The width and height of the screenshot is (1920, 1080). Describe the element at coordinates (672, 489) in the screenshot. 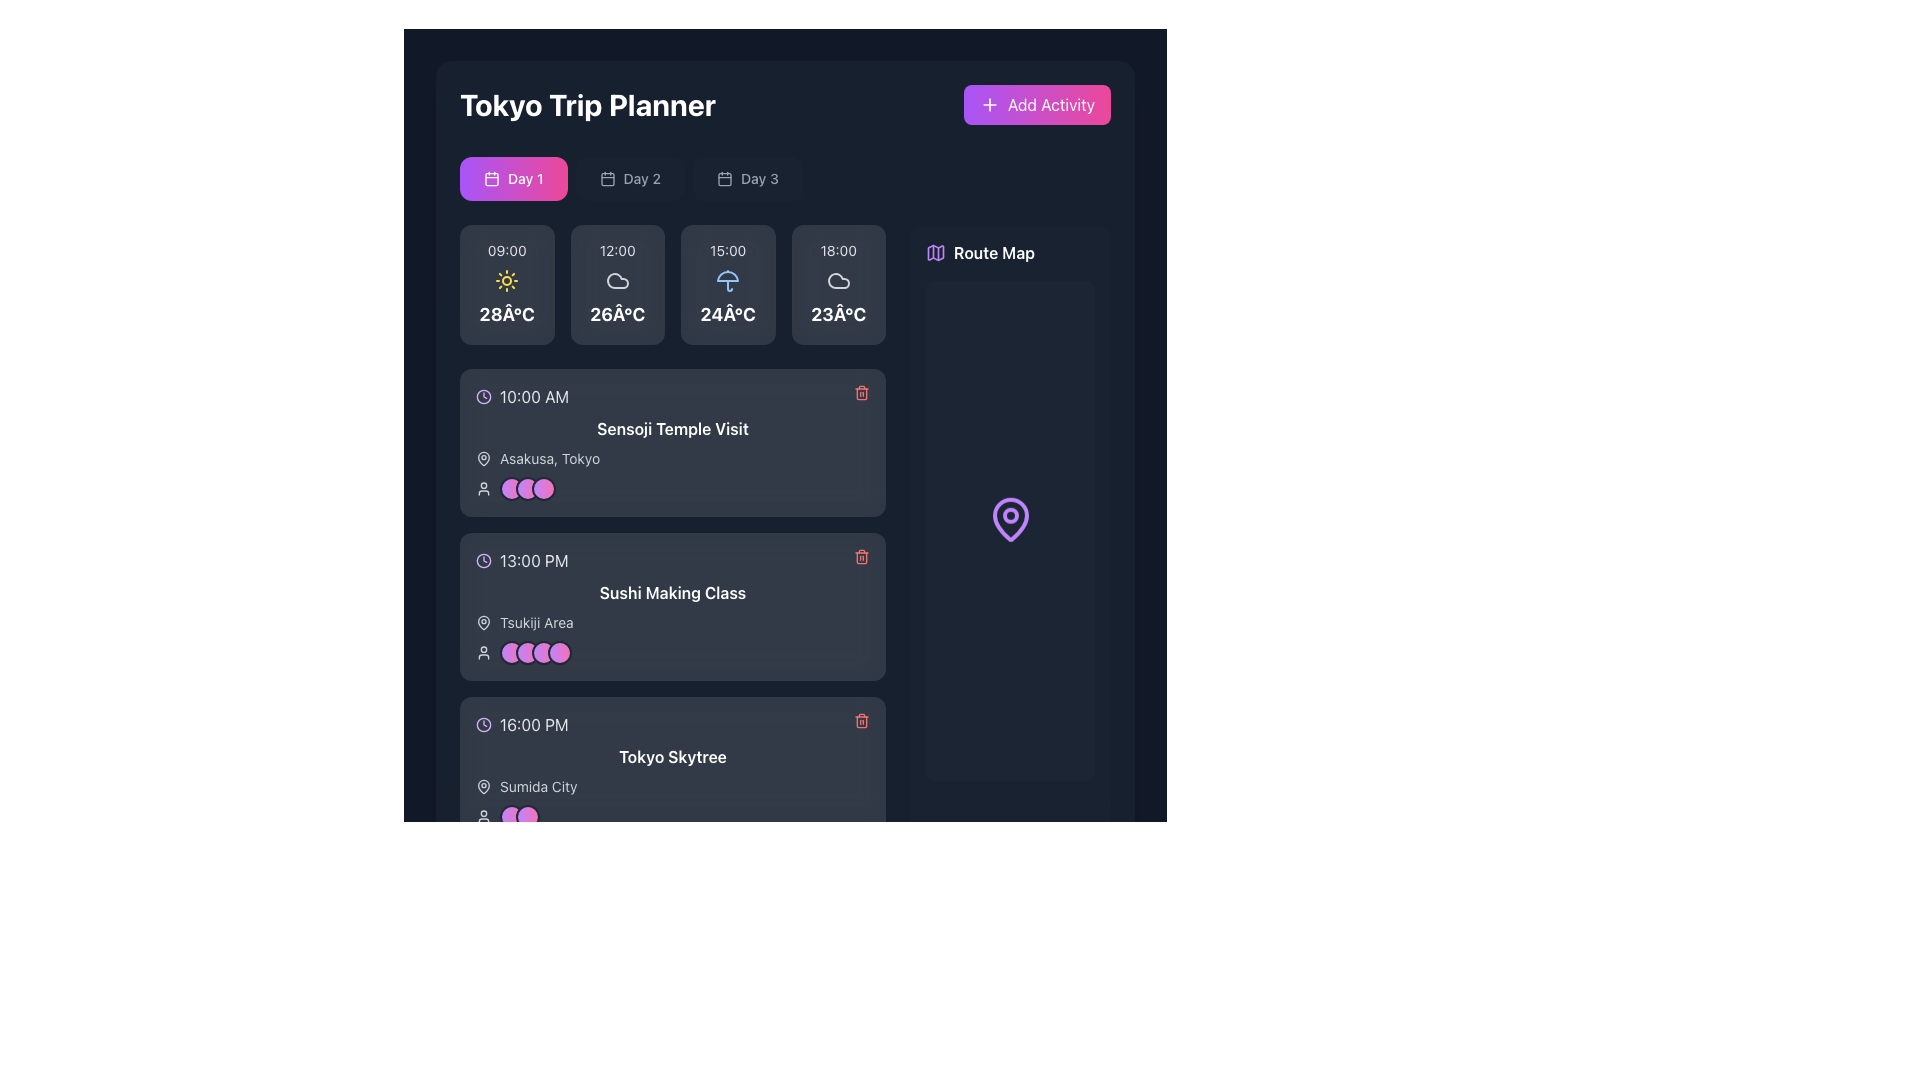

I see `the Composite component containing an icon and decorative avatars associated with the 'Sensoji Temple Visit' at 10:00 AM by moving the cursor to its center point` at that location.